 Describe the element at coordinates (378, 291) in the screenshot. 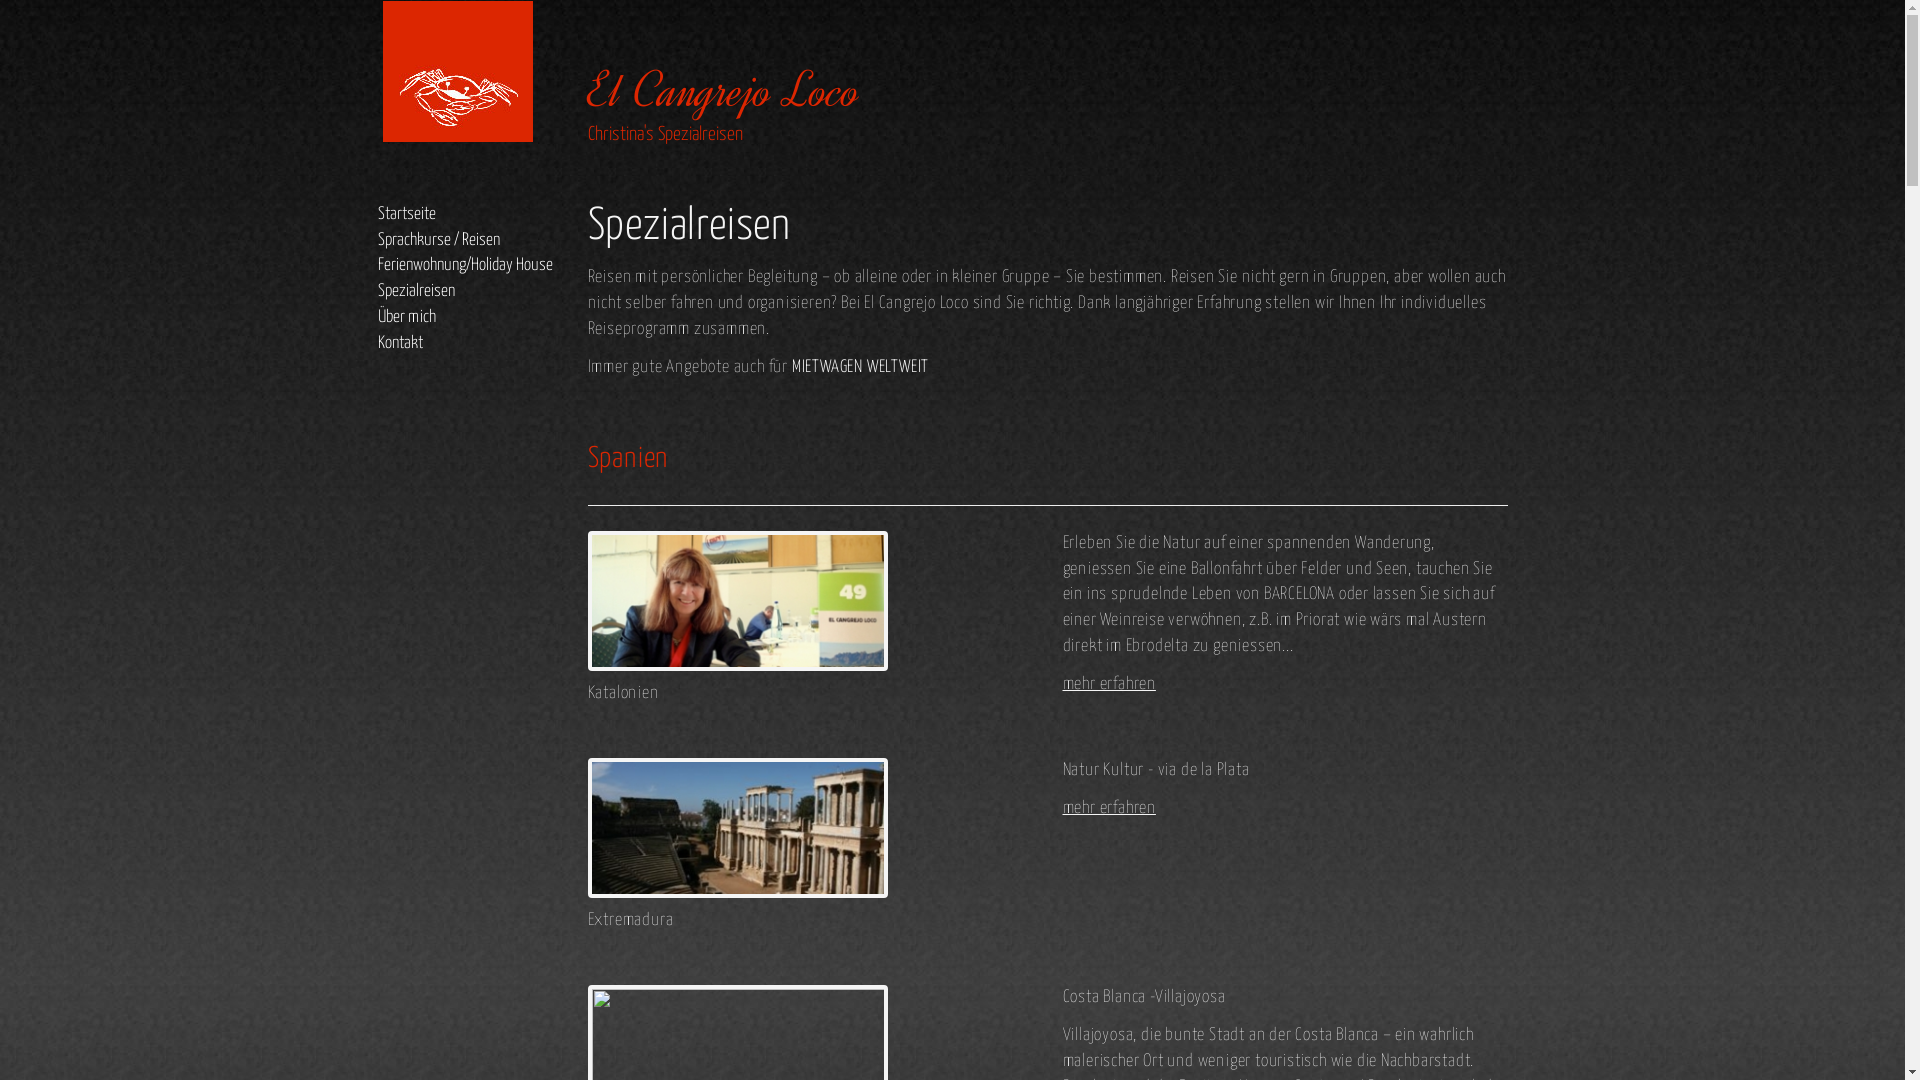

I see `'Spezialreisen'` at that location.